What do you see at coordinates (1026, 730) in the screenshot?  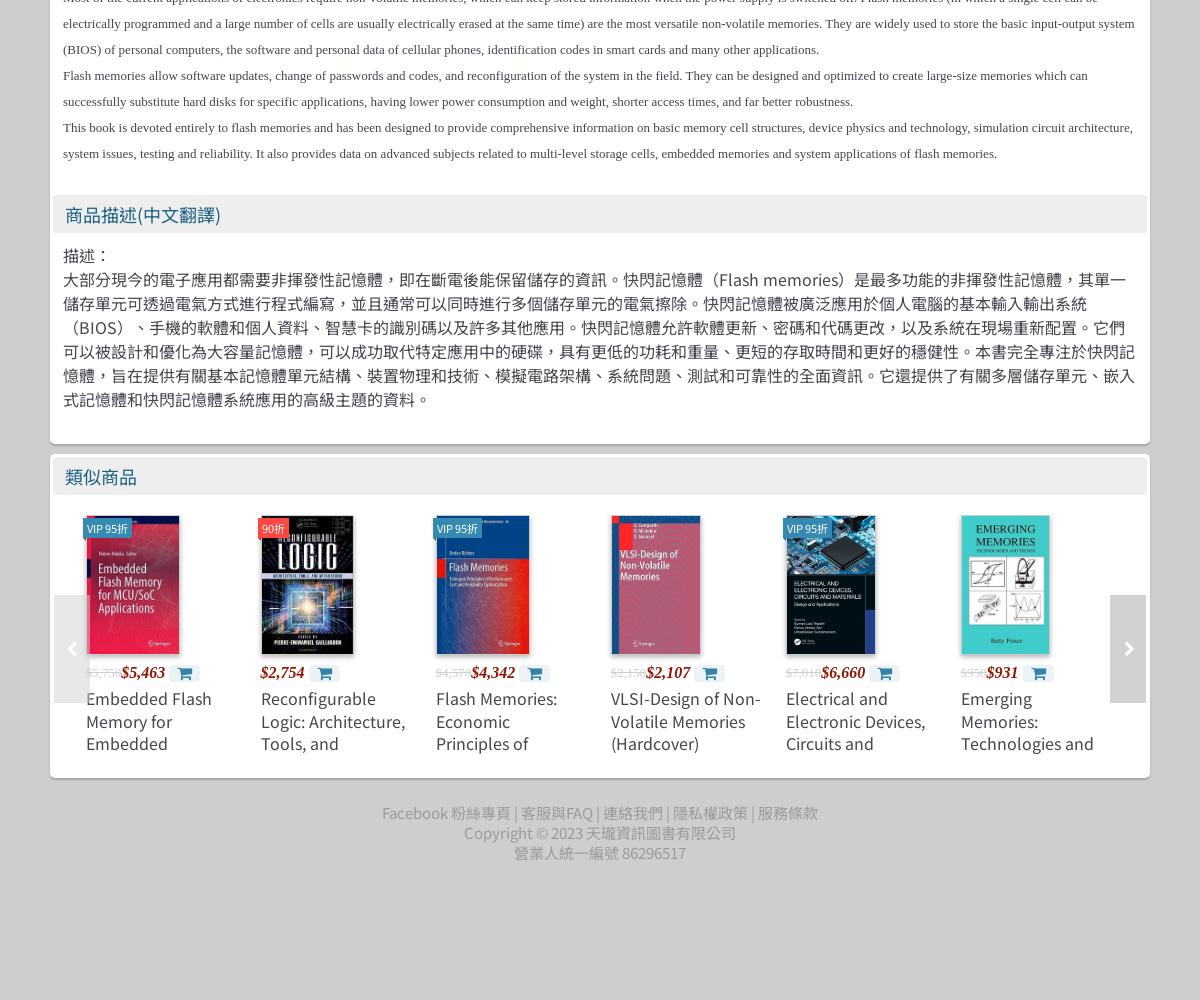 I see `'Emerging Memories: Technologies and Trends'` at bounding box center [1026, 730].